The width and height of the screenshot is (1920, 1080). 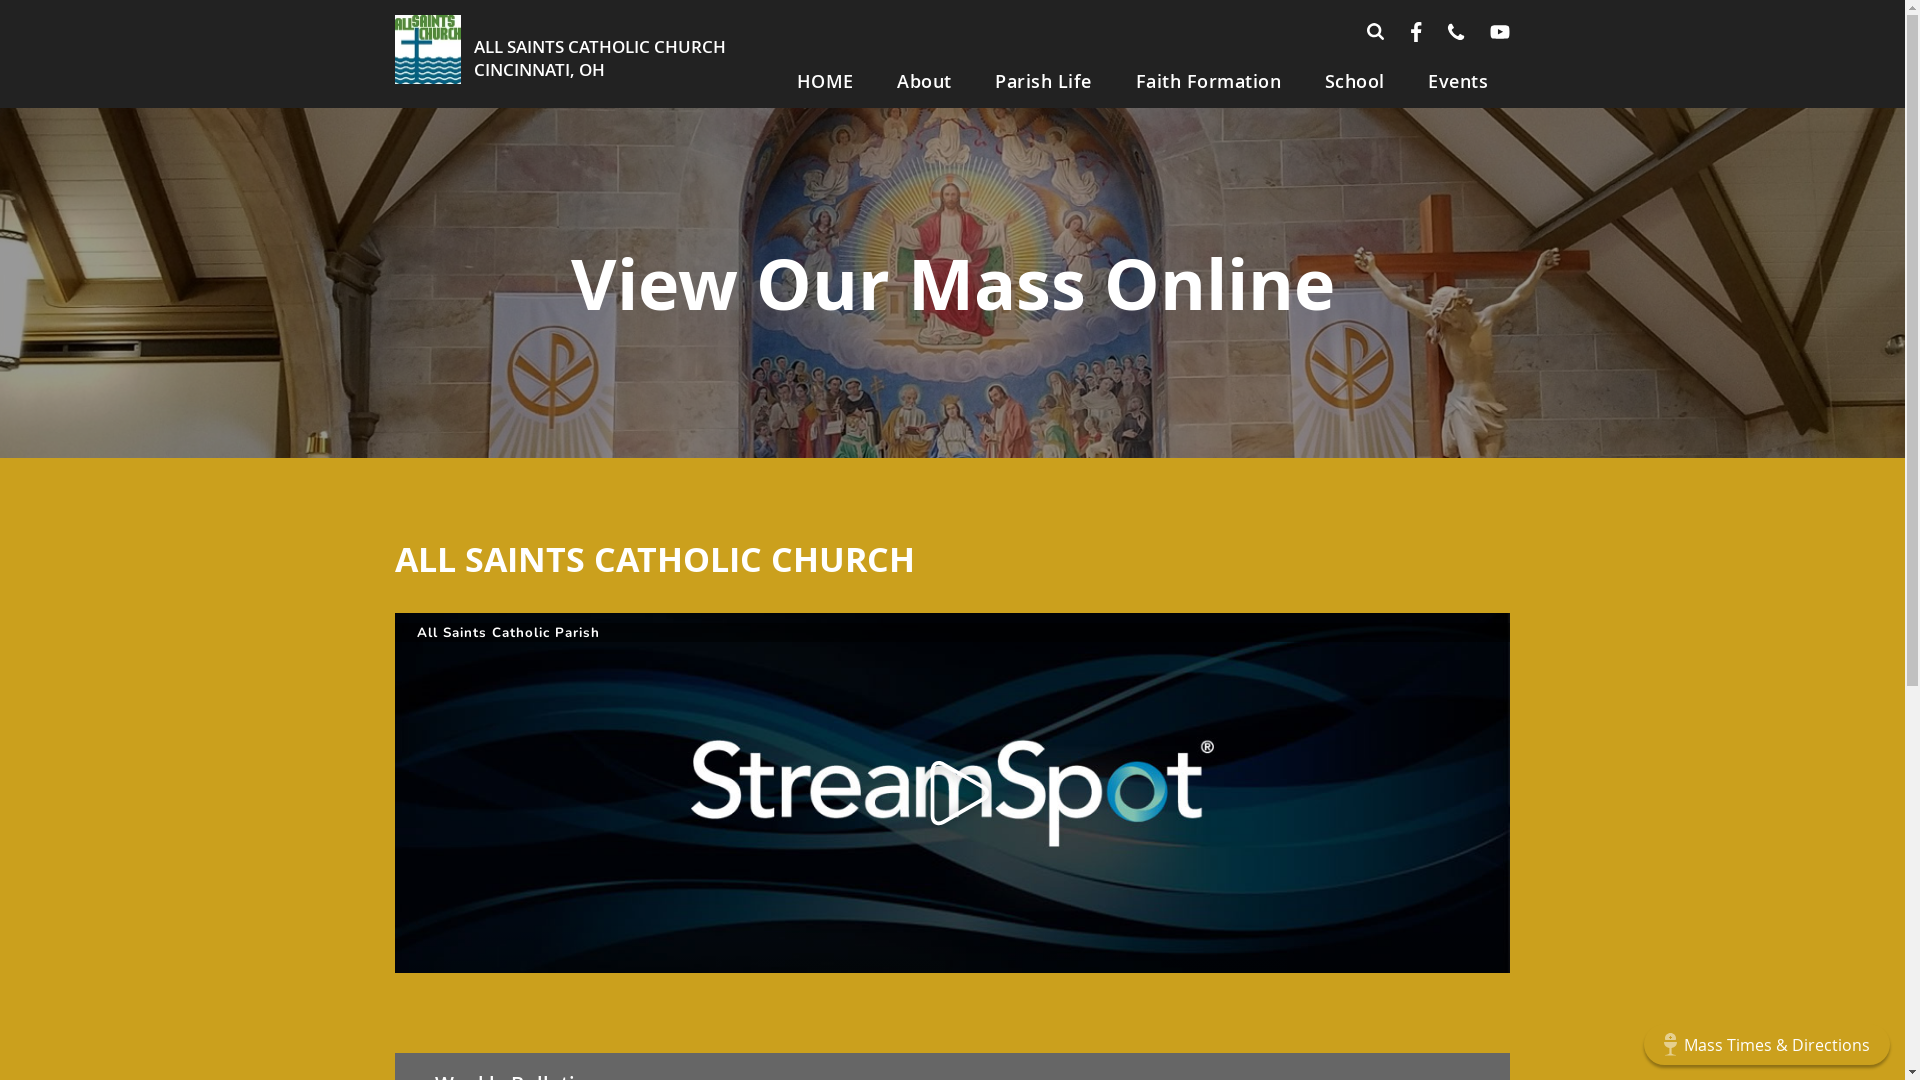 What do you see at coordinates (825, 80) in the screenshot?
I see `'HOME'` at bounding box center [825, 80].